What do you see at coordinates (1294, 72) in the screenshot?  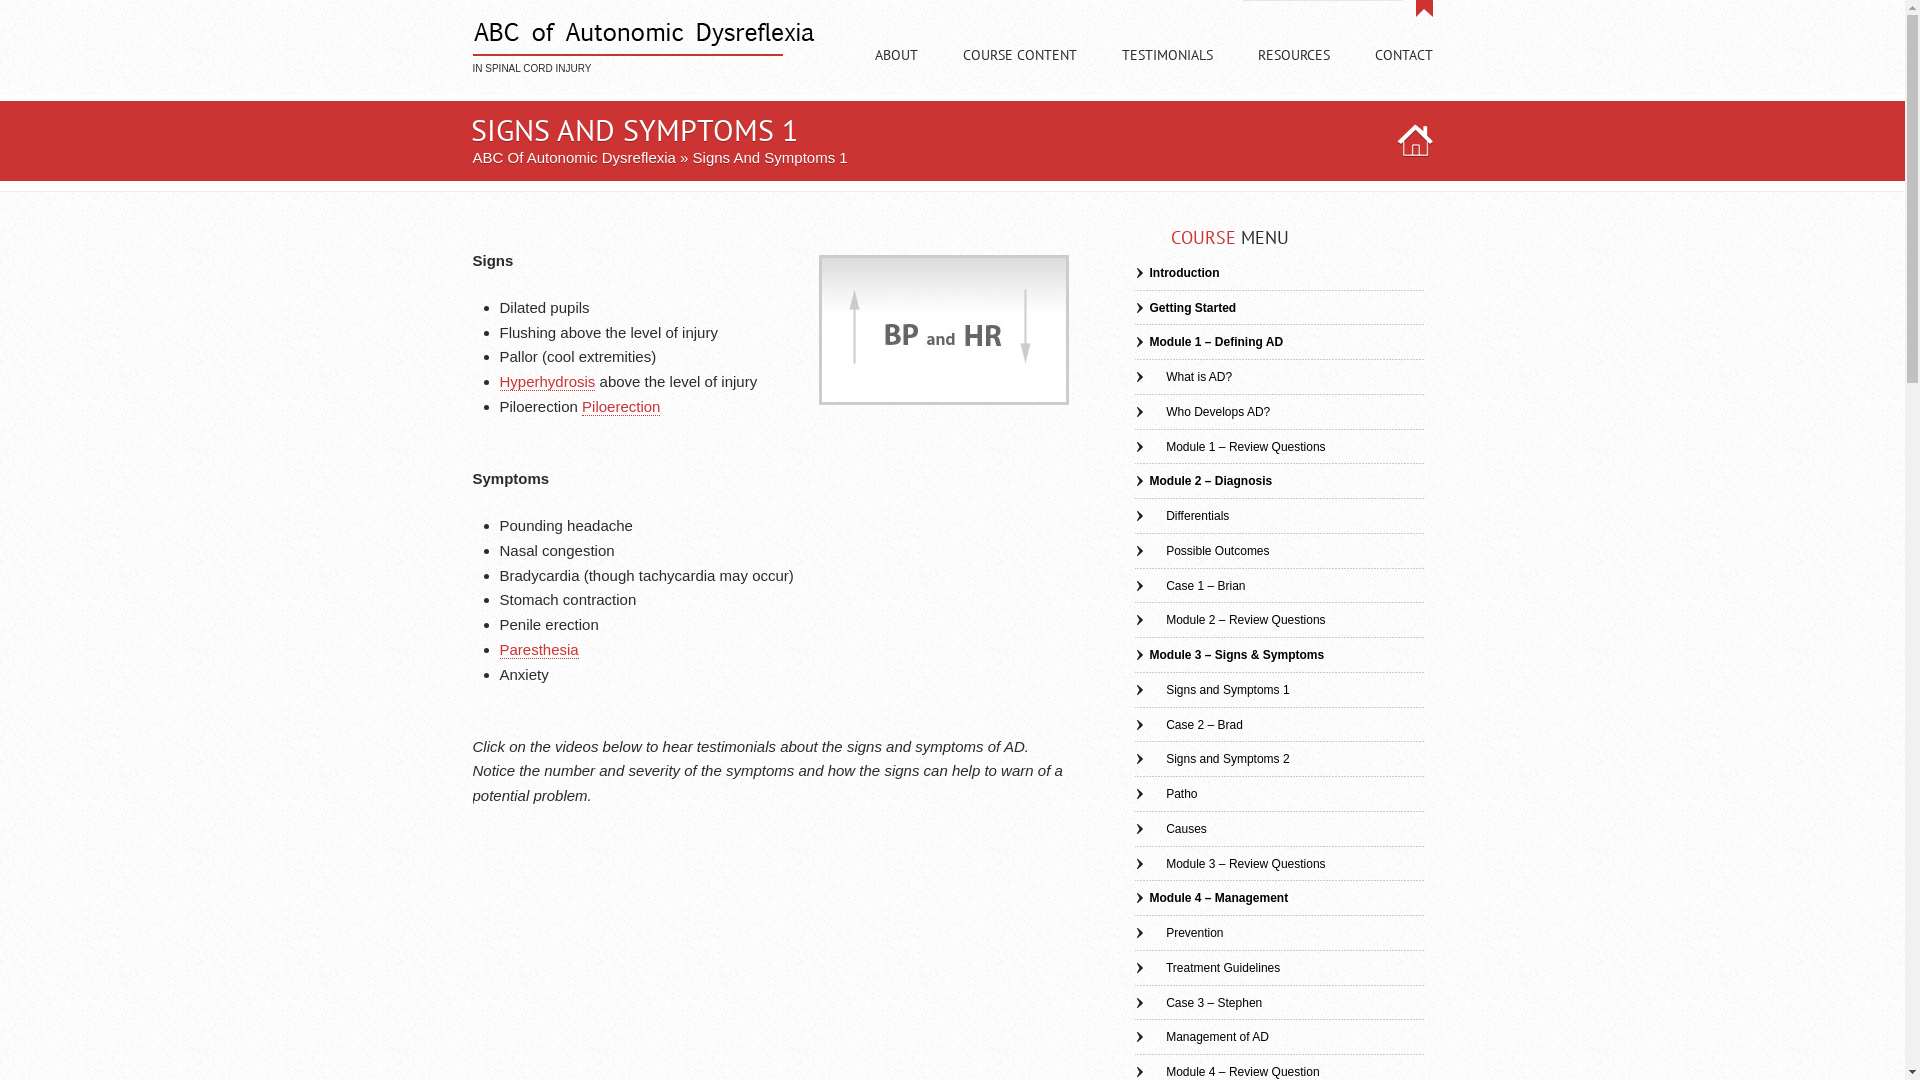 I see `'RESOURCES'` at bounding box center [1294, 72].